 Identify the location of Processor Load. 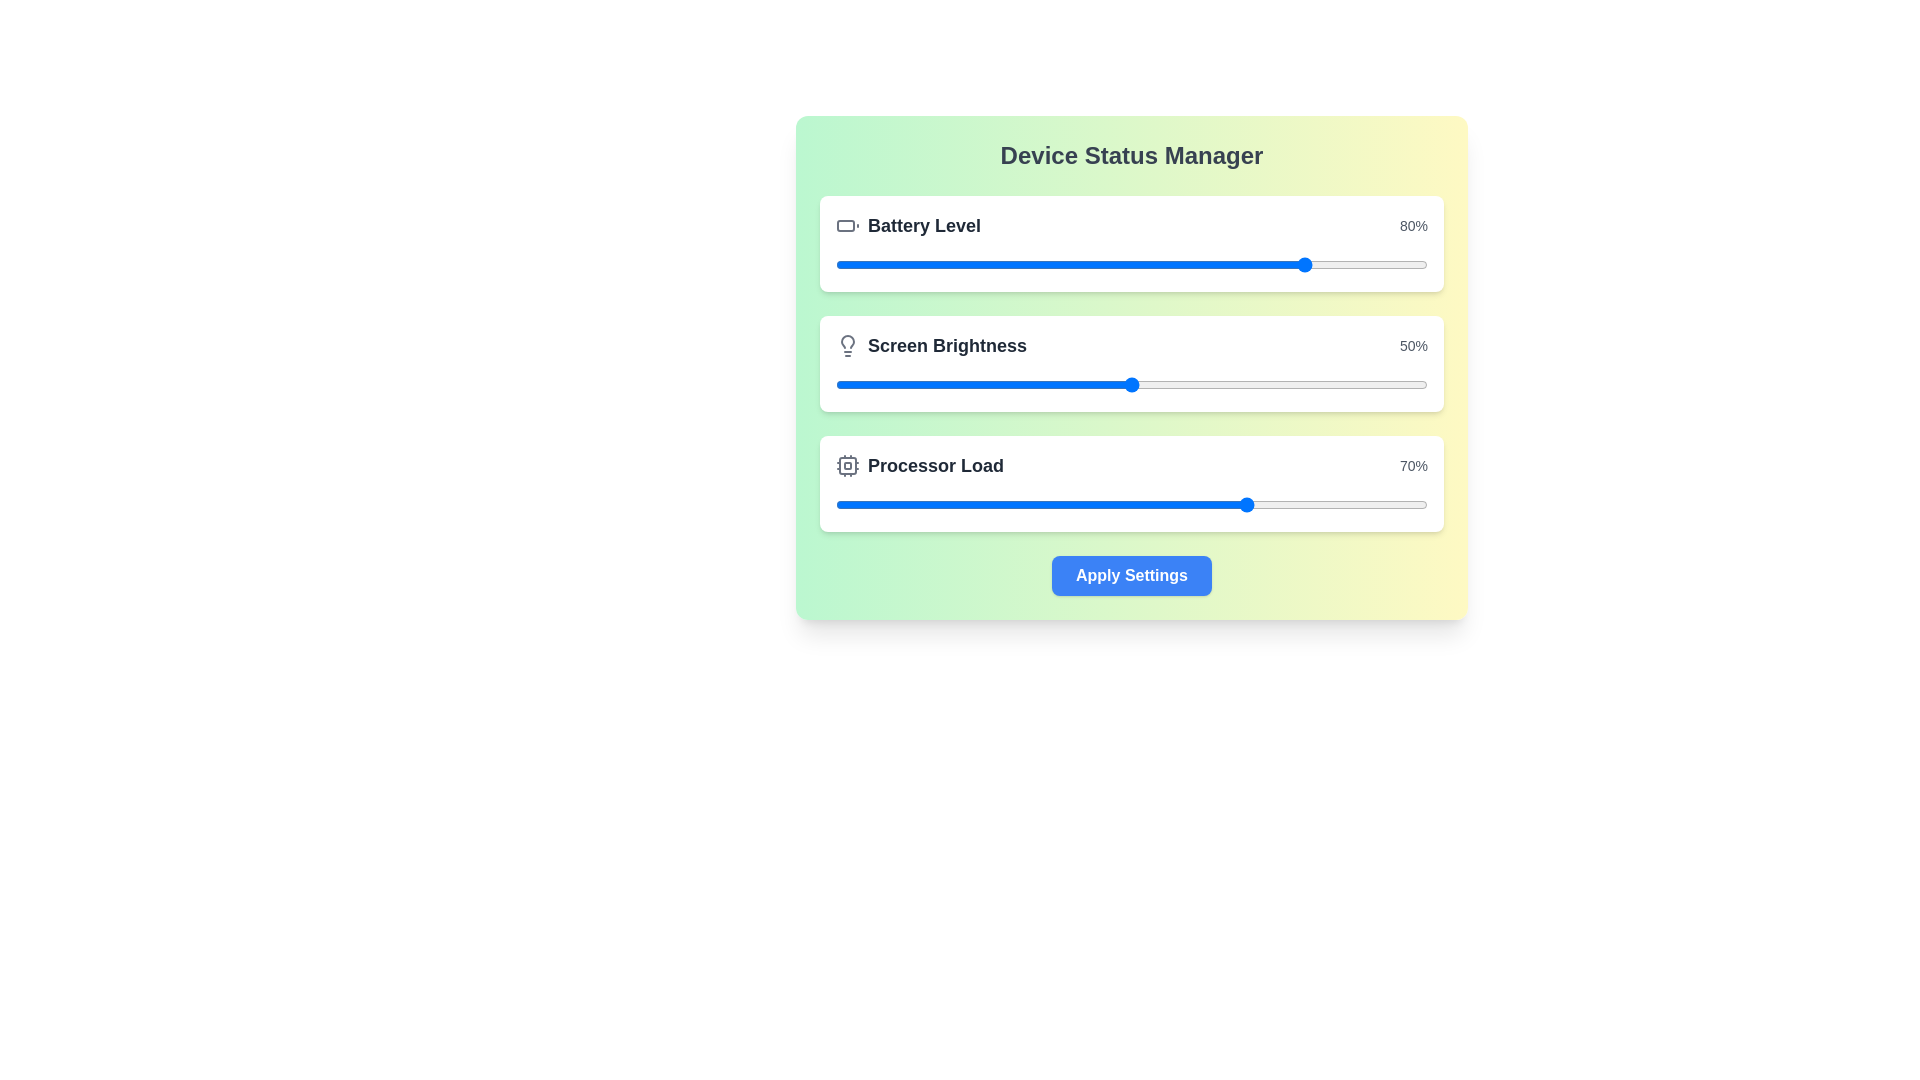
(1415, 504).